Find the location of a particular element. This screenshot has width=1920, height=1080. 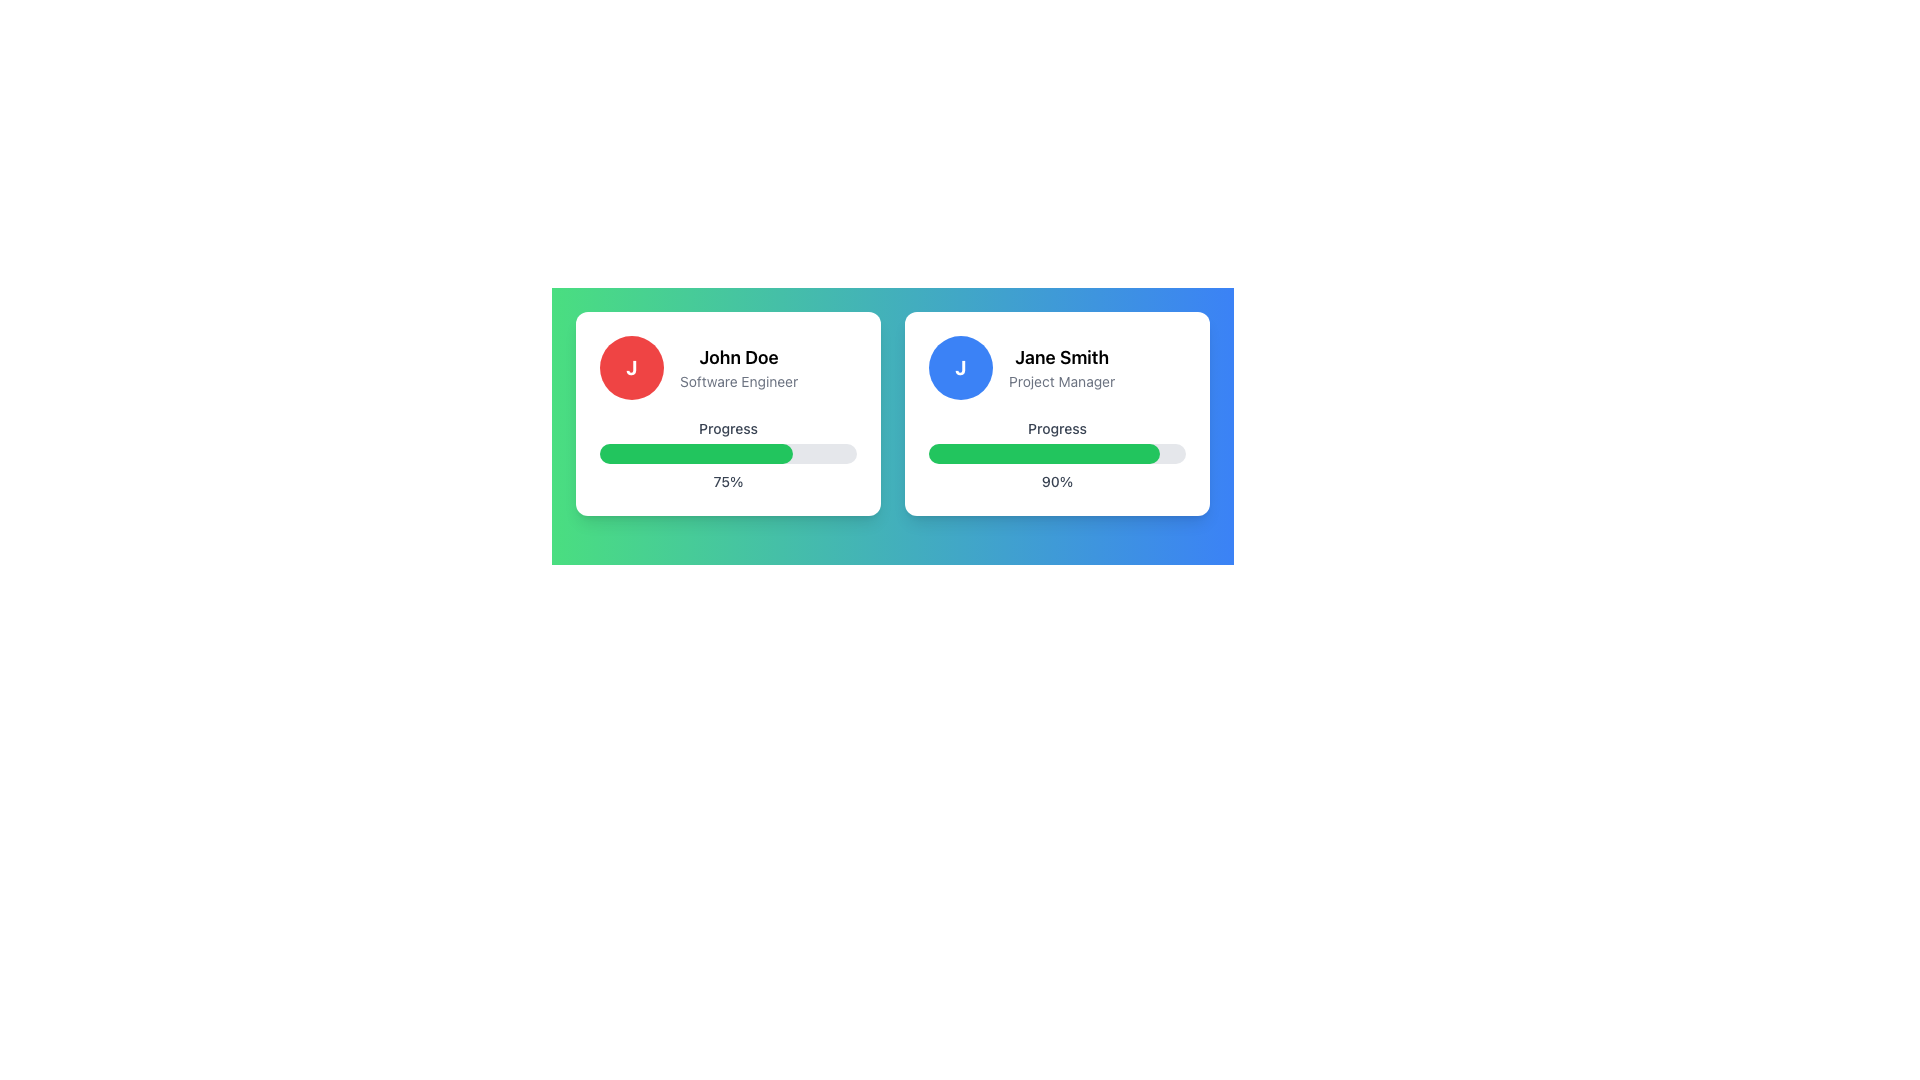

the Text Label that displays the numerical percentage of completion for the progress bar, located below the 'Progress' label in the leftmost user card is located at coordinates (727, 482).